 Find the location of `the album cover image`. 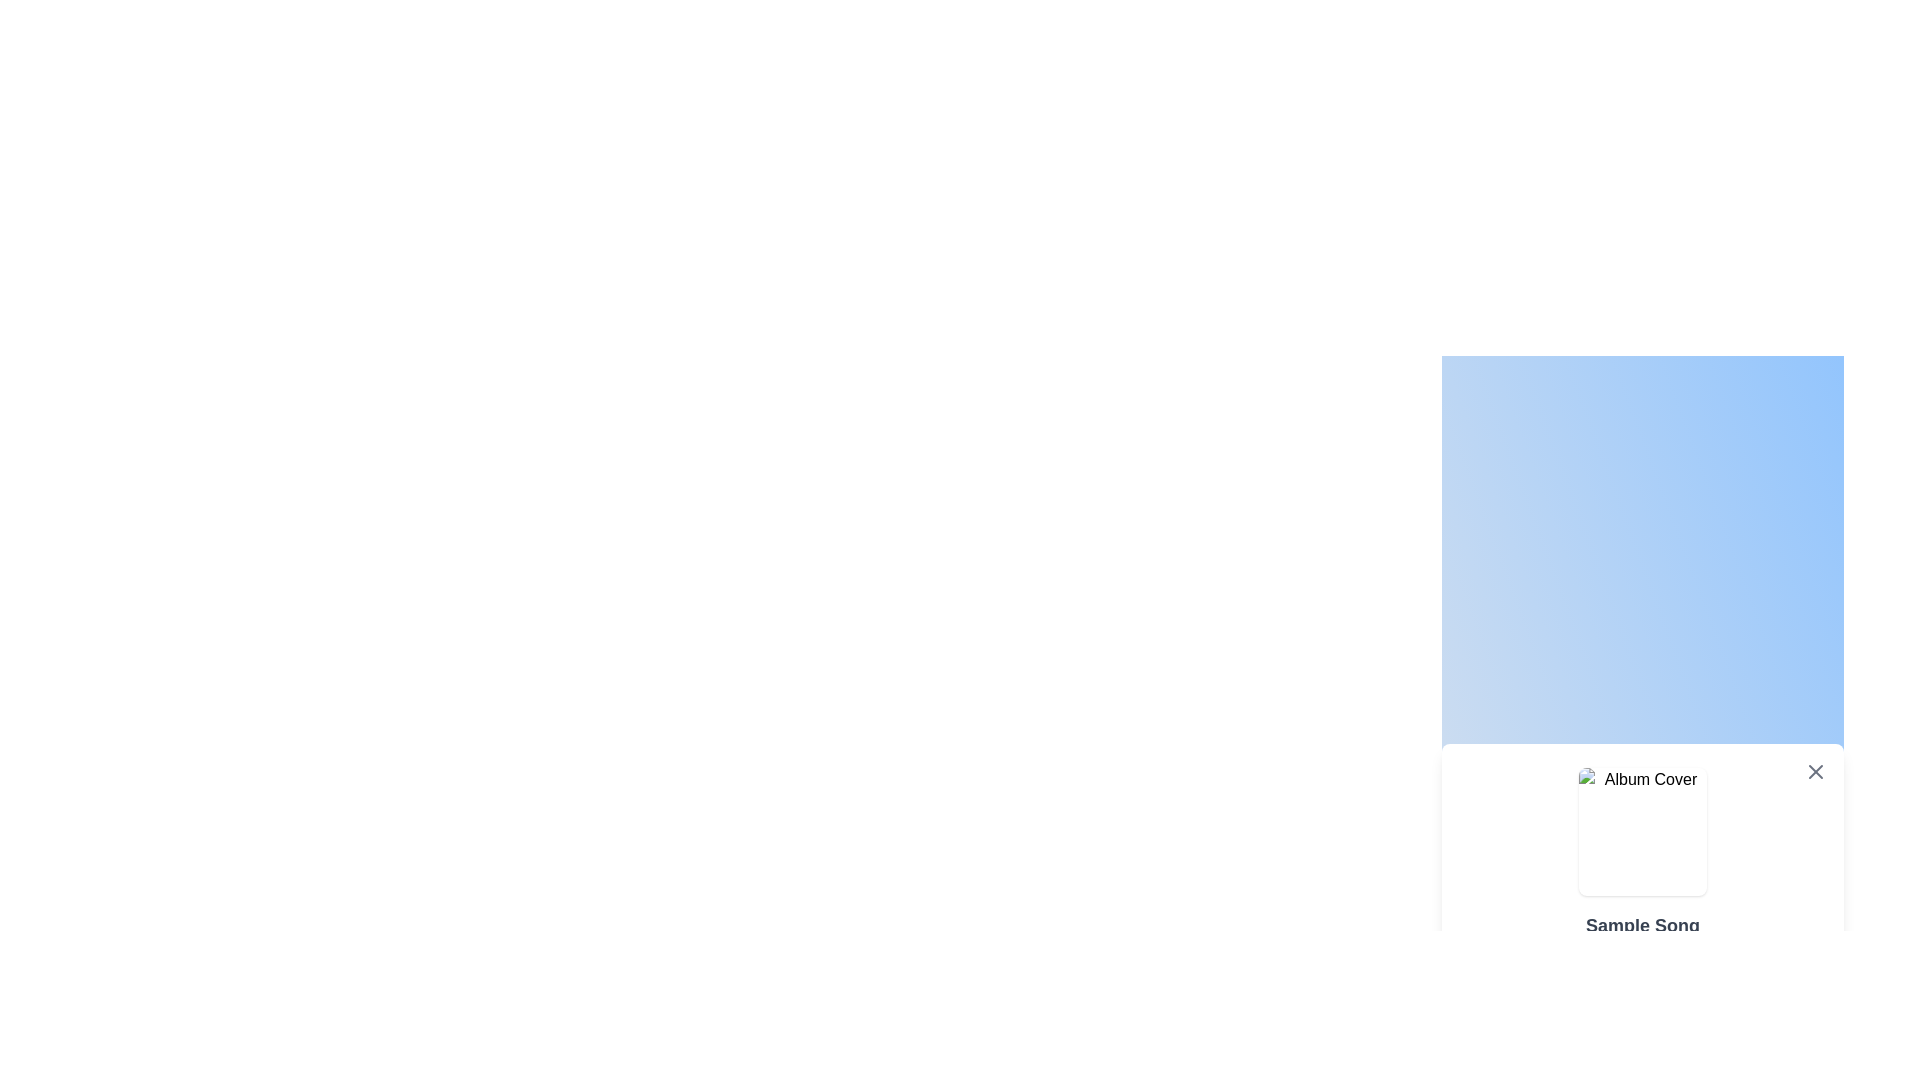

the album cover image is located at coordinates (1642, 832).